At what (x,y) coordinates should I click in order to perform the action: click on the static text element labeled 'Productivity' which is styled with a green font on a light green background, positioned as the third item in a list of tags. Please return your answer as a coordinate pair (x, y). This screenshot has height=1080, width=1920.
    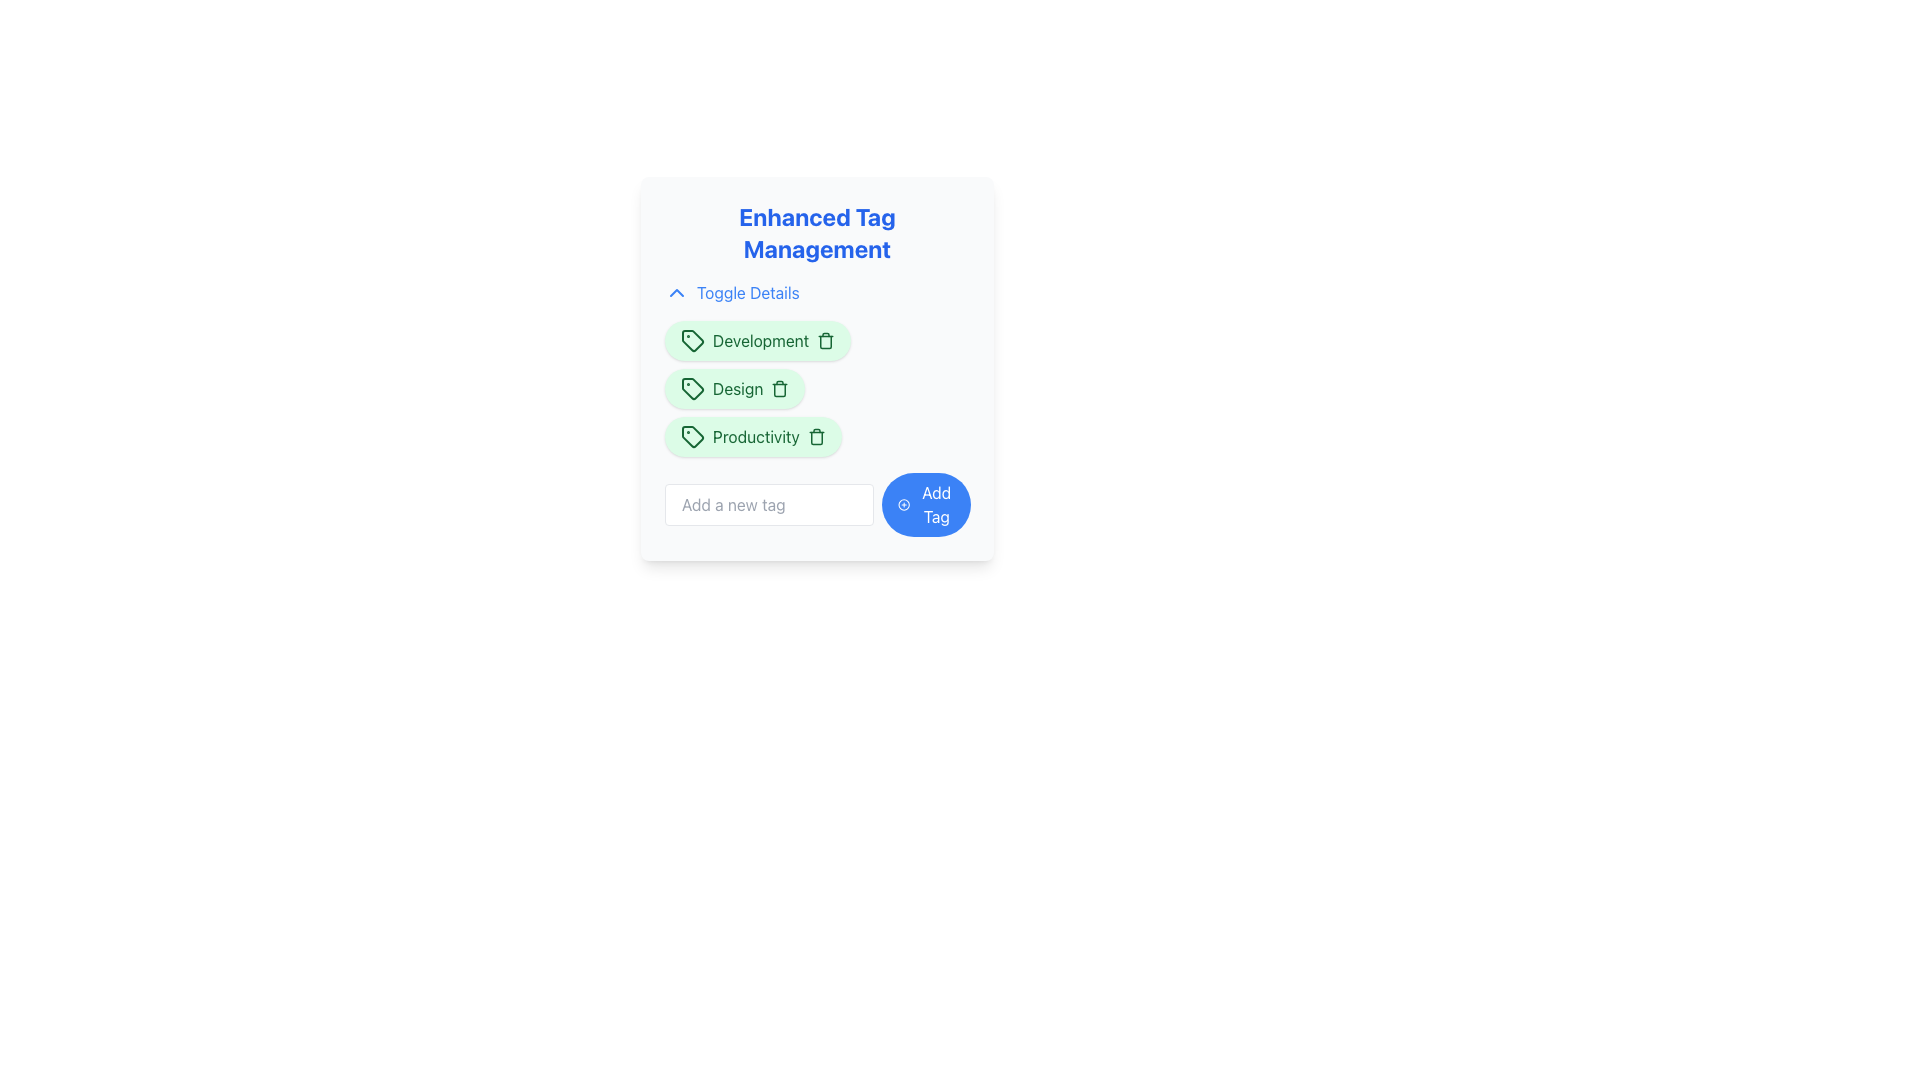
    Looking at the image, I should click on (755, 435).